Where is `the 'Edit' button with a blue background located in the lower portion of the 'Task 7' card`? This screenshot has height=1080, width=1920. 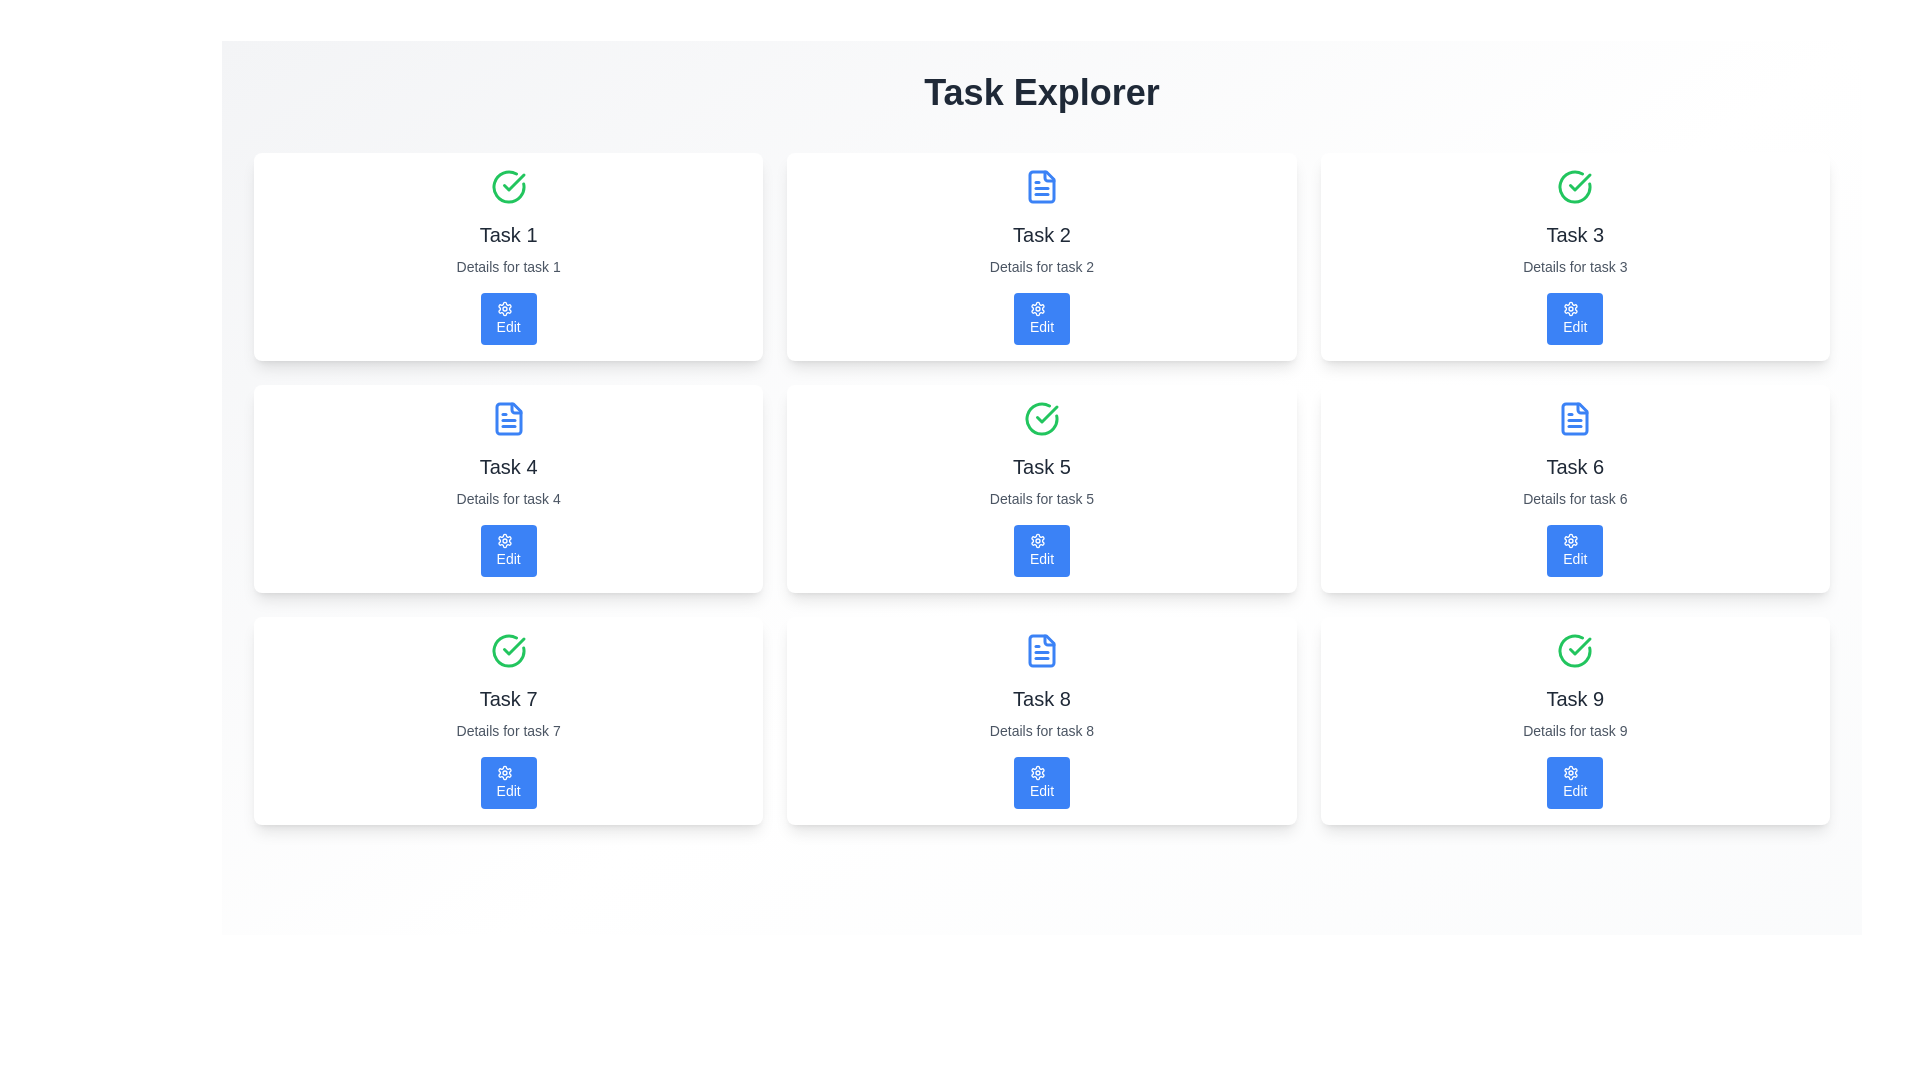
the 'Edit' button with a blue background located in the lower portion of the 'Task 7' card is located at coordinates (508, 782).